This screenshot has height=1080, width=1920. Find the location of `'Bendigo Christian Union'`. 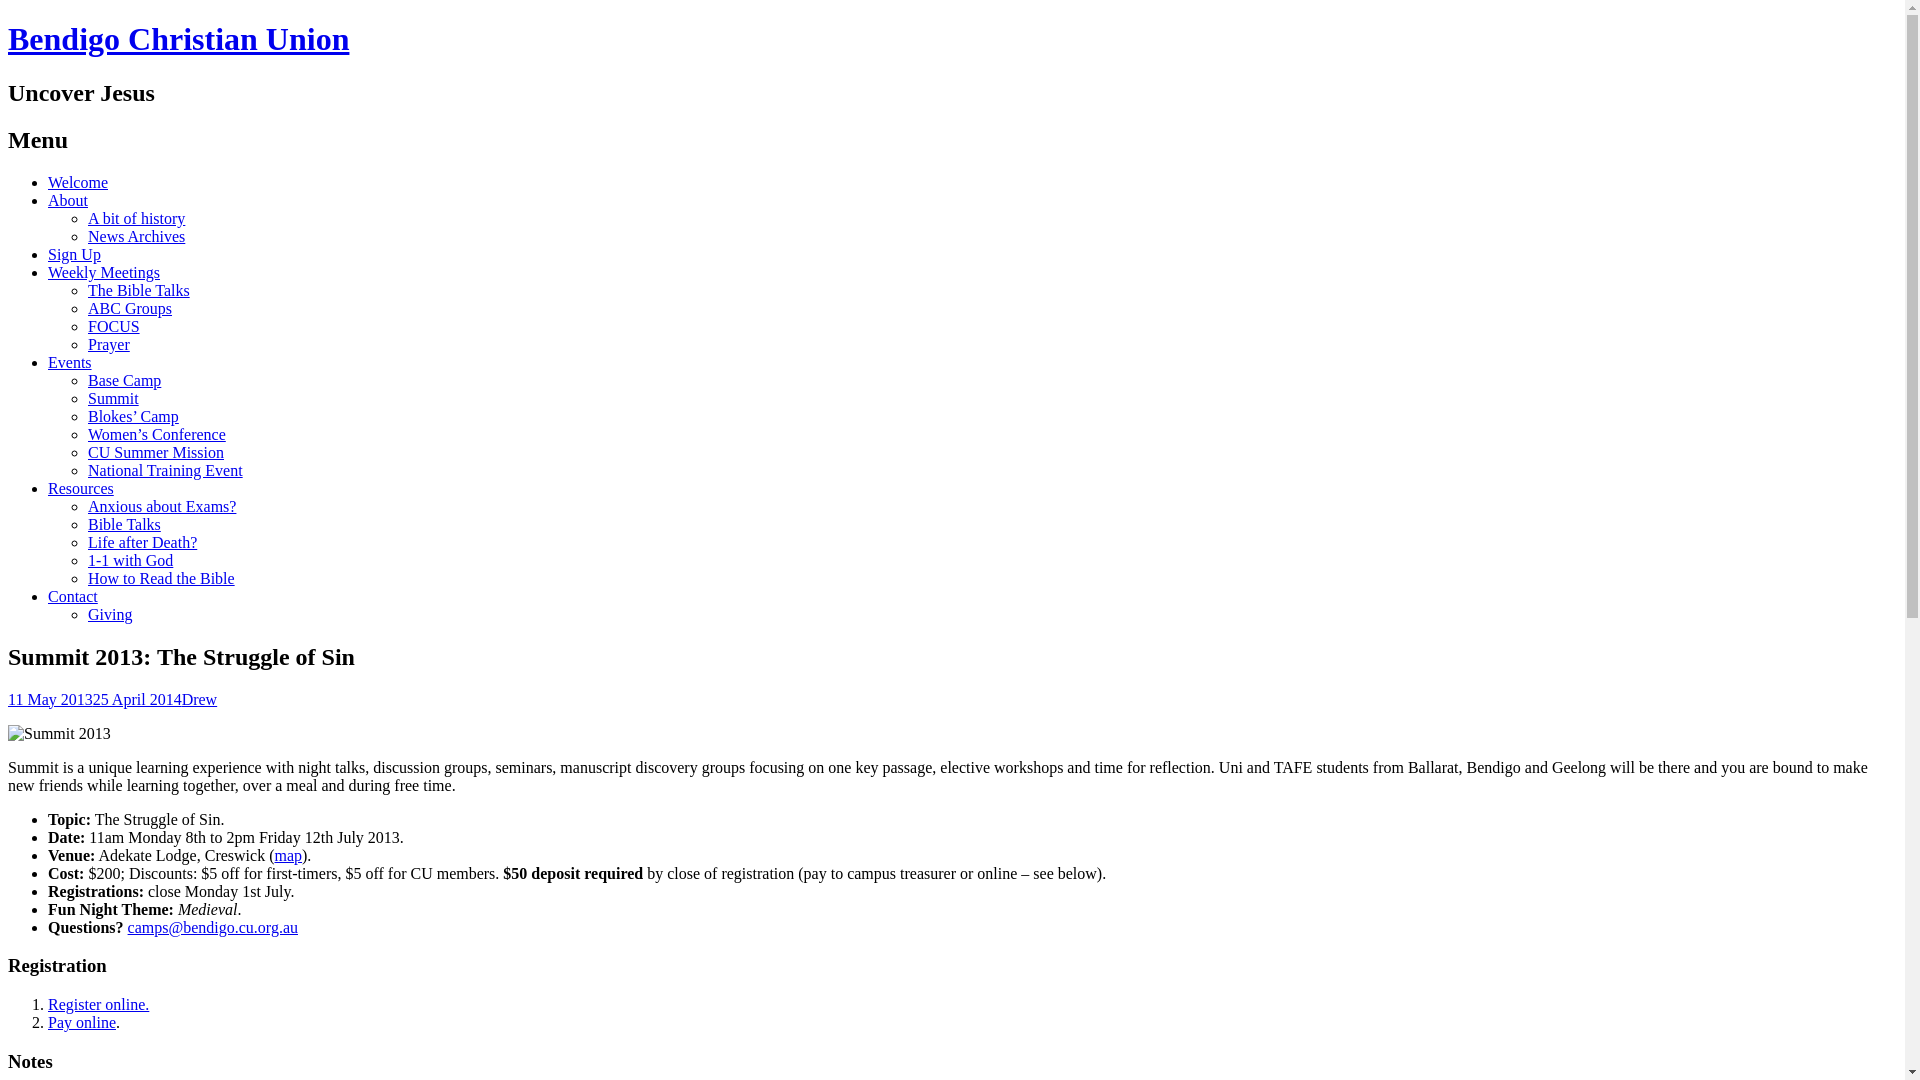

'Bendigo Christian Union' is located at coordinates (178, 38).